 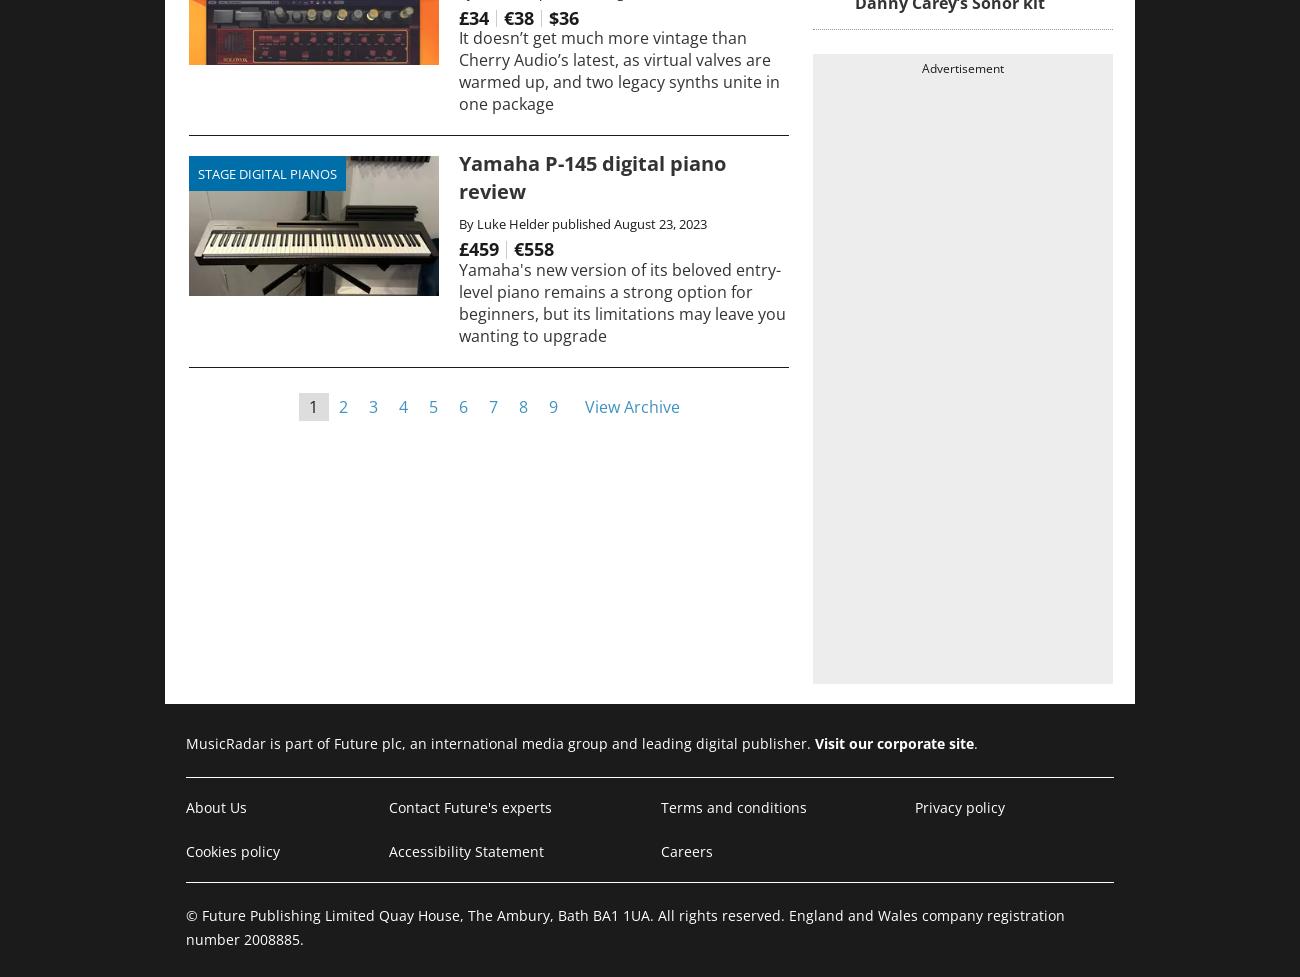 What do you see at coordinates (631, 406) in the screenshot?
I see `'View Archive'` at bounding box center [631, 406].